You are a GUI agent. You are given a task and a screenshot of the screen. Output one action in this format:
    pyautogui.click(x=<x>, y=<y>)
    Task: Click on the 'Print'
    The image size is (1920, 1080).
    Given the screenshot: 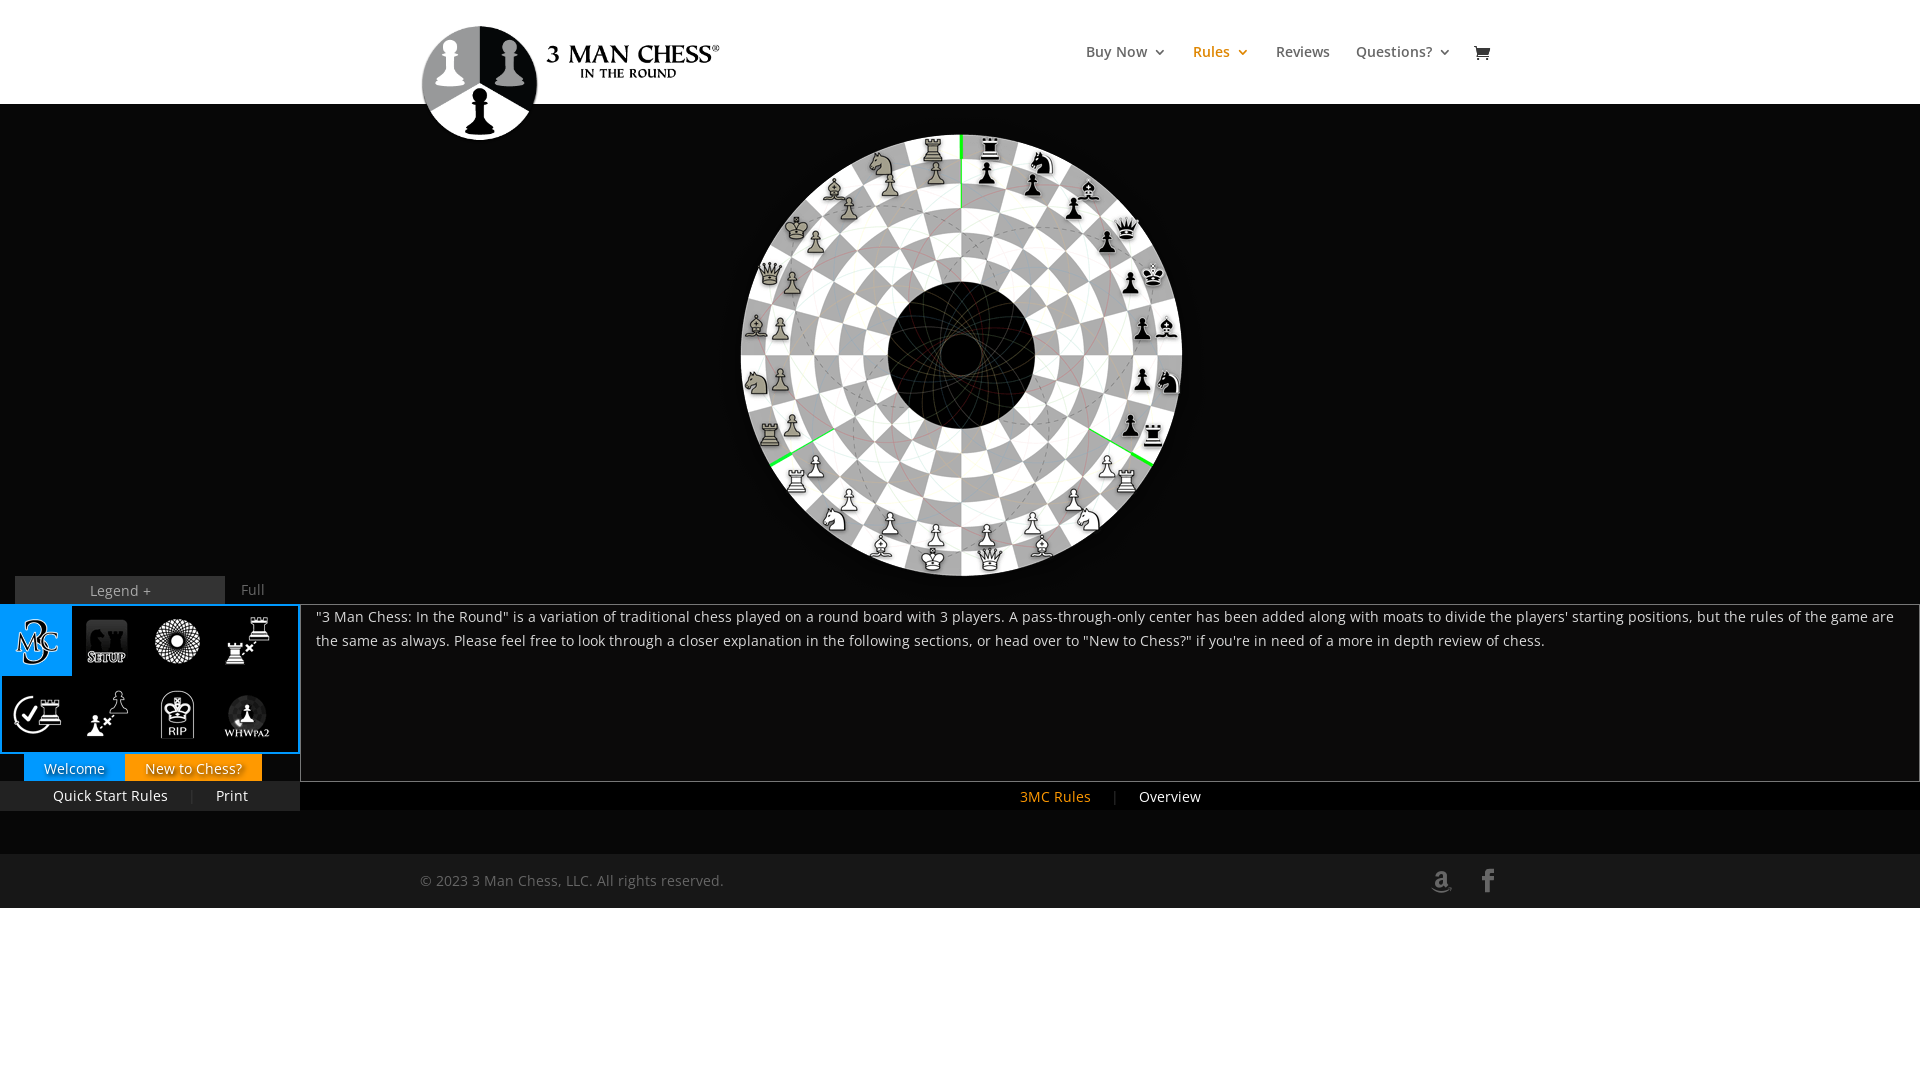 What is the action you would take?
    pyautogui.click(x=196, y=794)
    